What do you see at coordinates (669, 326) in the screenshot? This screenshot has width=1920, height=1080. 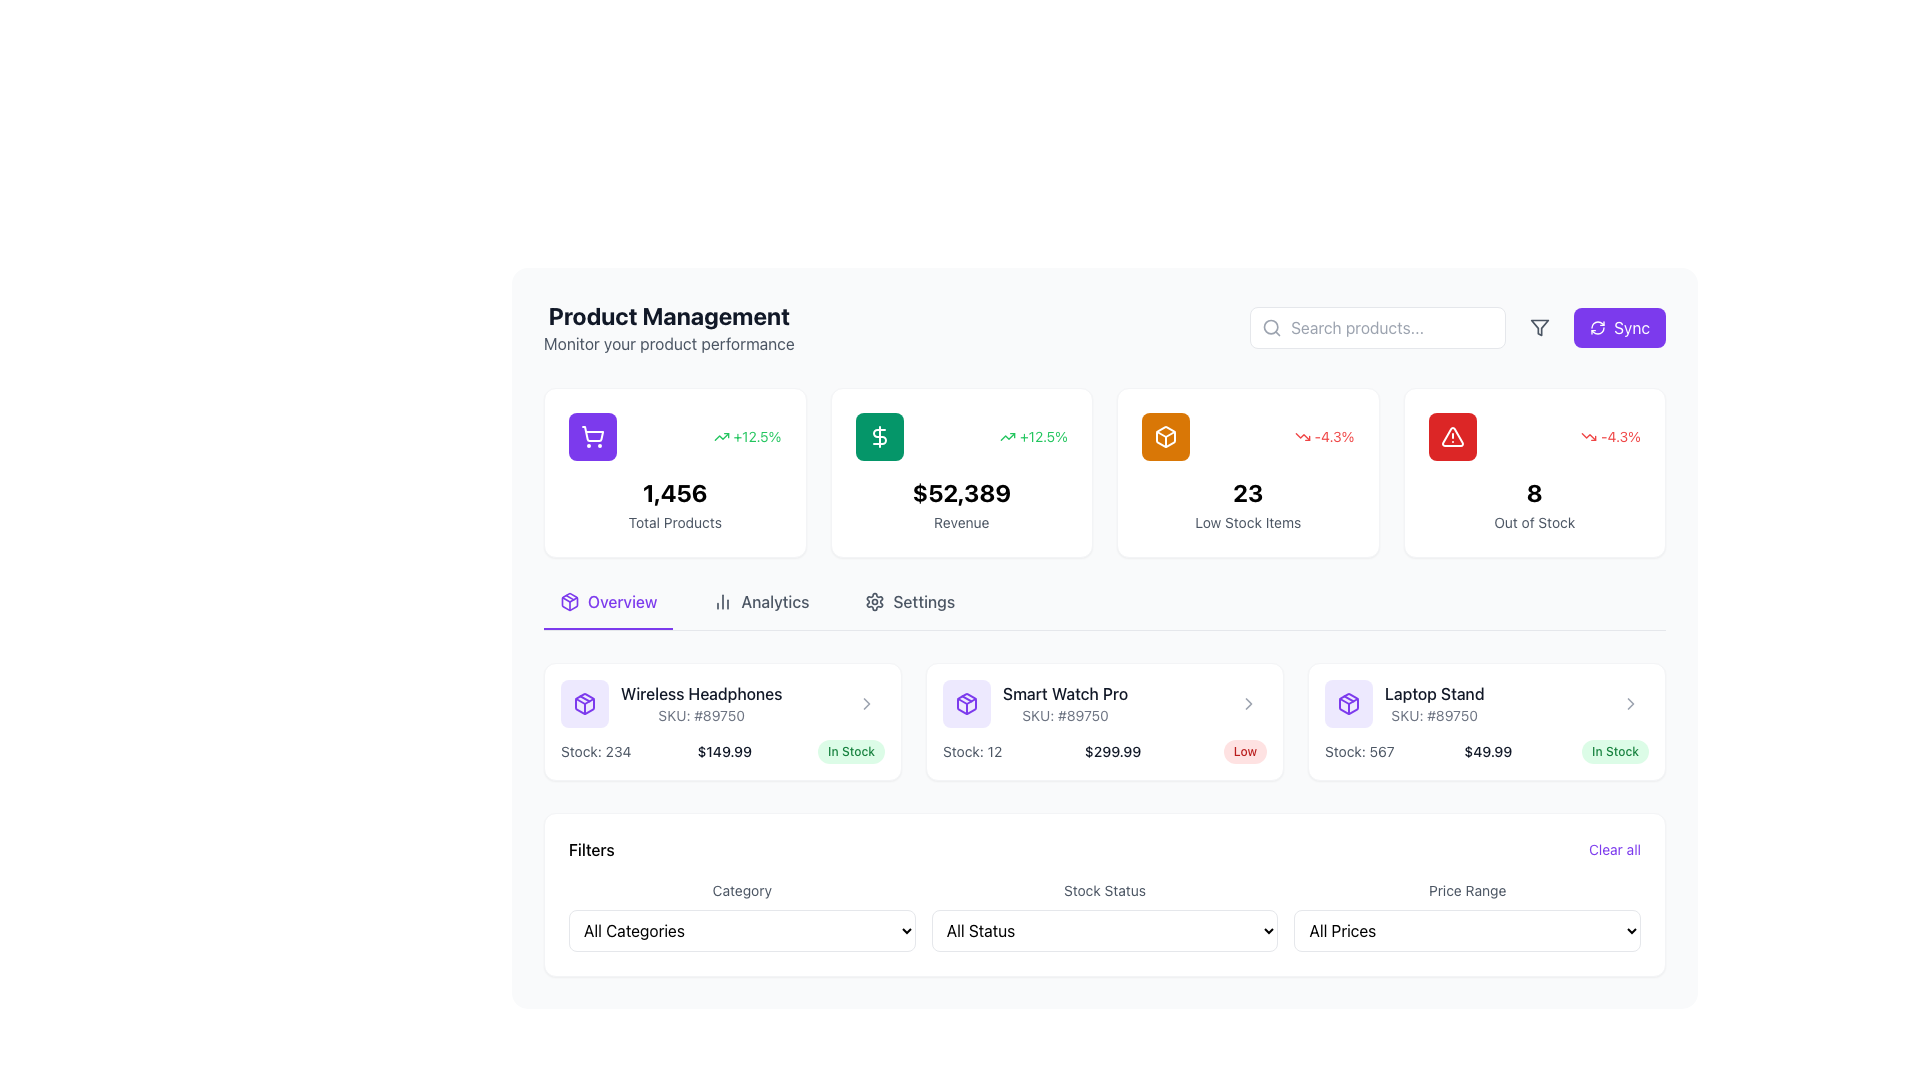 I see `textual header with subtitle located in the upper-central region of the interface, providing an overview of the dashboard's content and purpose` at bounding box center [669, 326].